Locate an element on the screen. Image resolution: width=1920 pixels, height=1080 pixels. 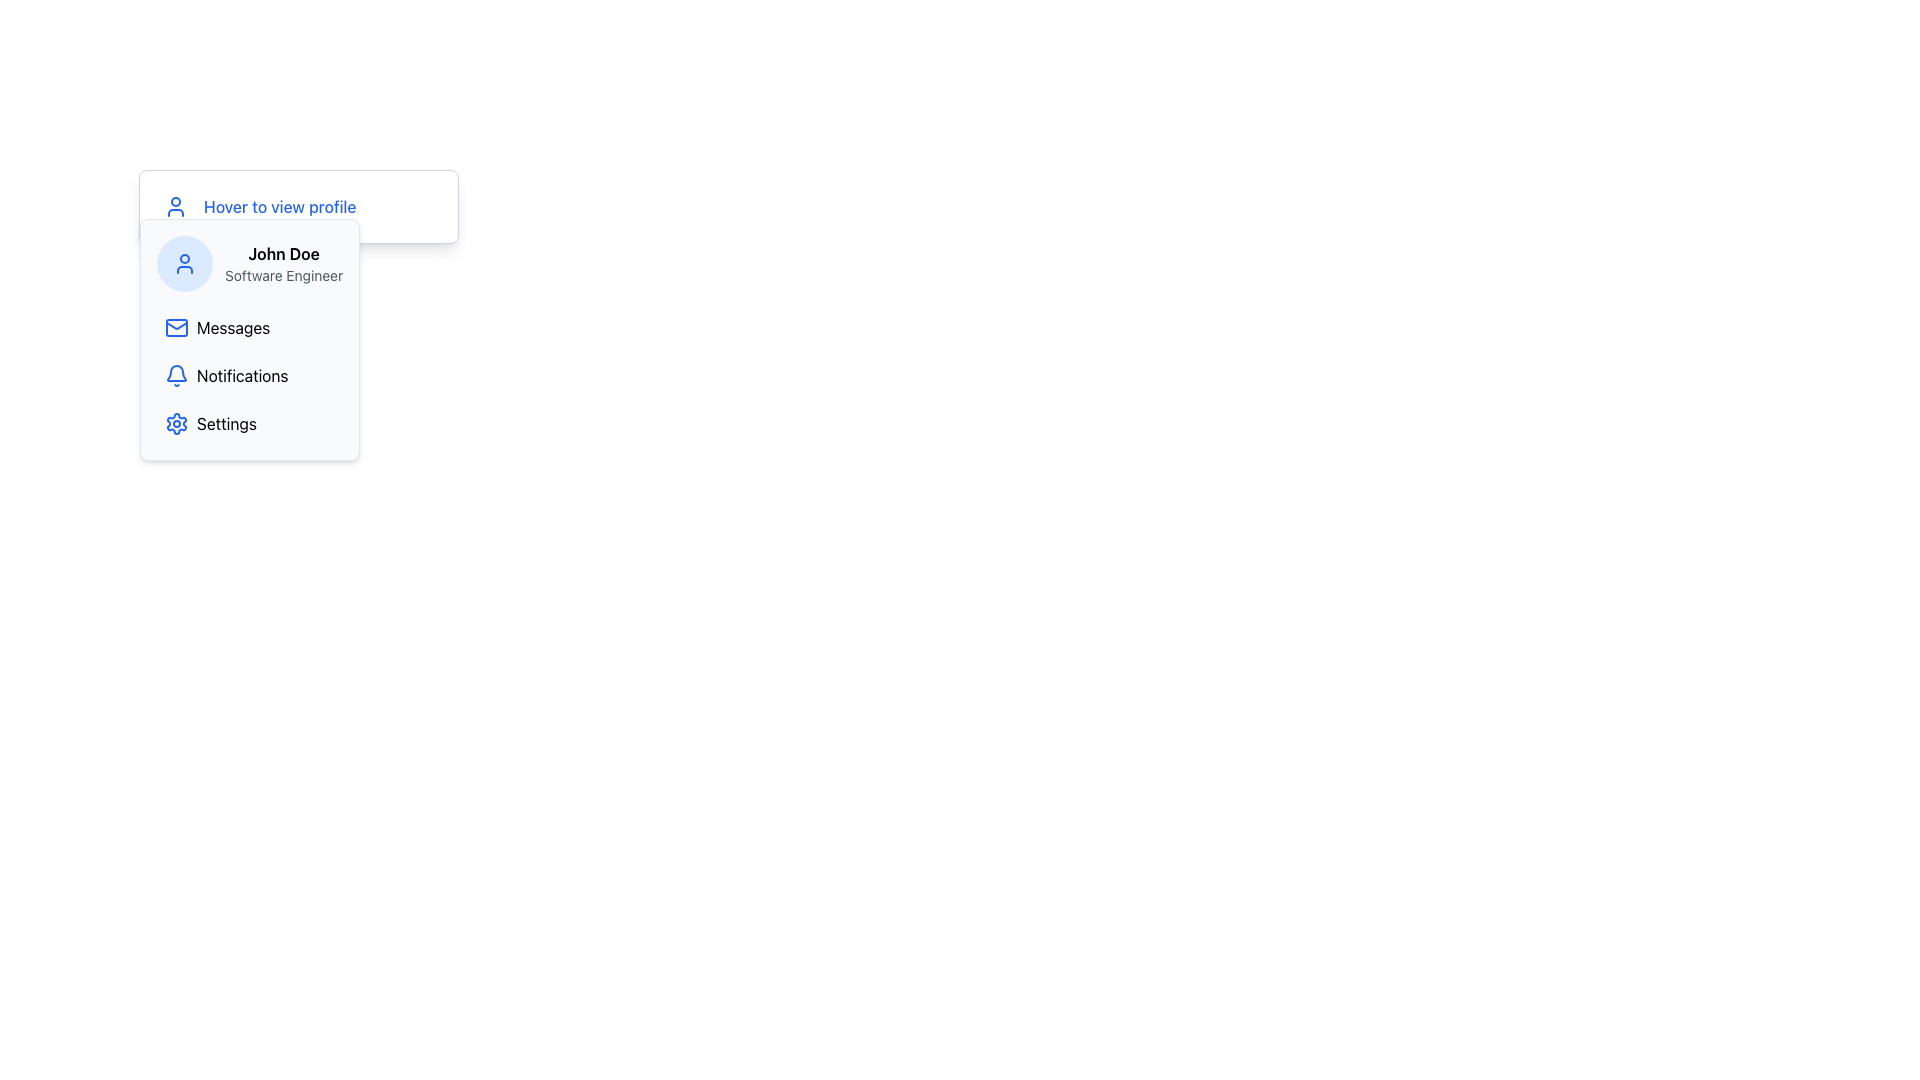
text content of the Label displaying 'John Doe' and 'Software Engineer' within the dropdown menu located on the left side of the interface is located at coordinates (283, 262).